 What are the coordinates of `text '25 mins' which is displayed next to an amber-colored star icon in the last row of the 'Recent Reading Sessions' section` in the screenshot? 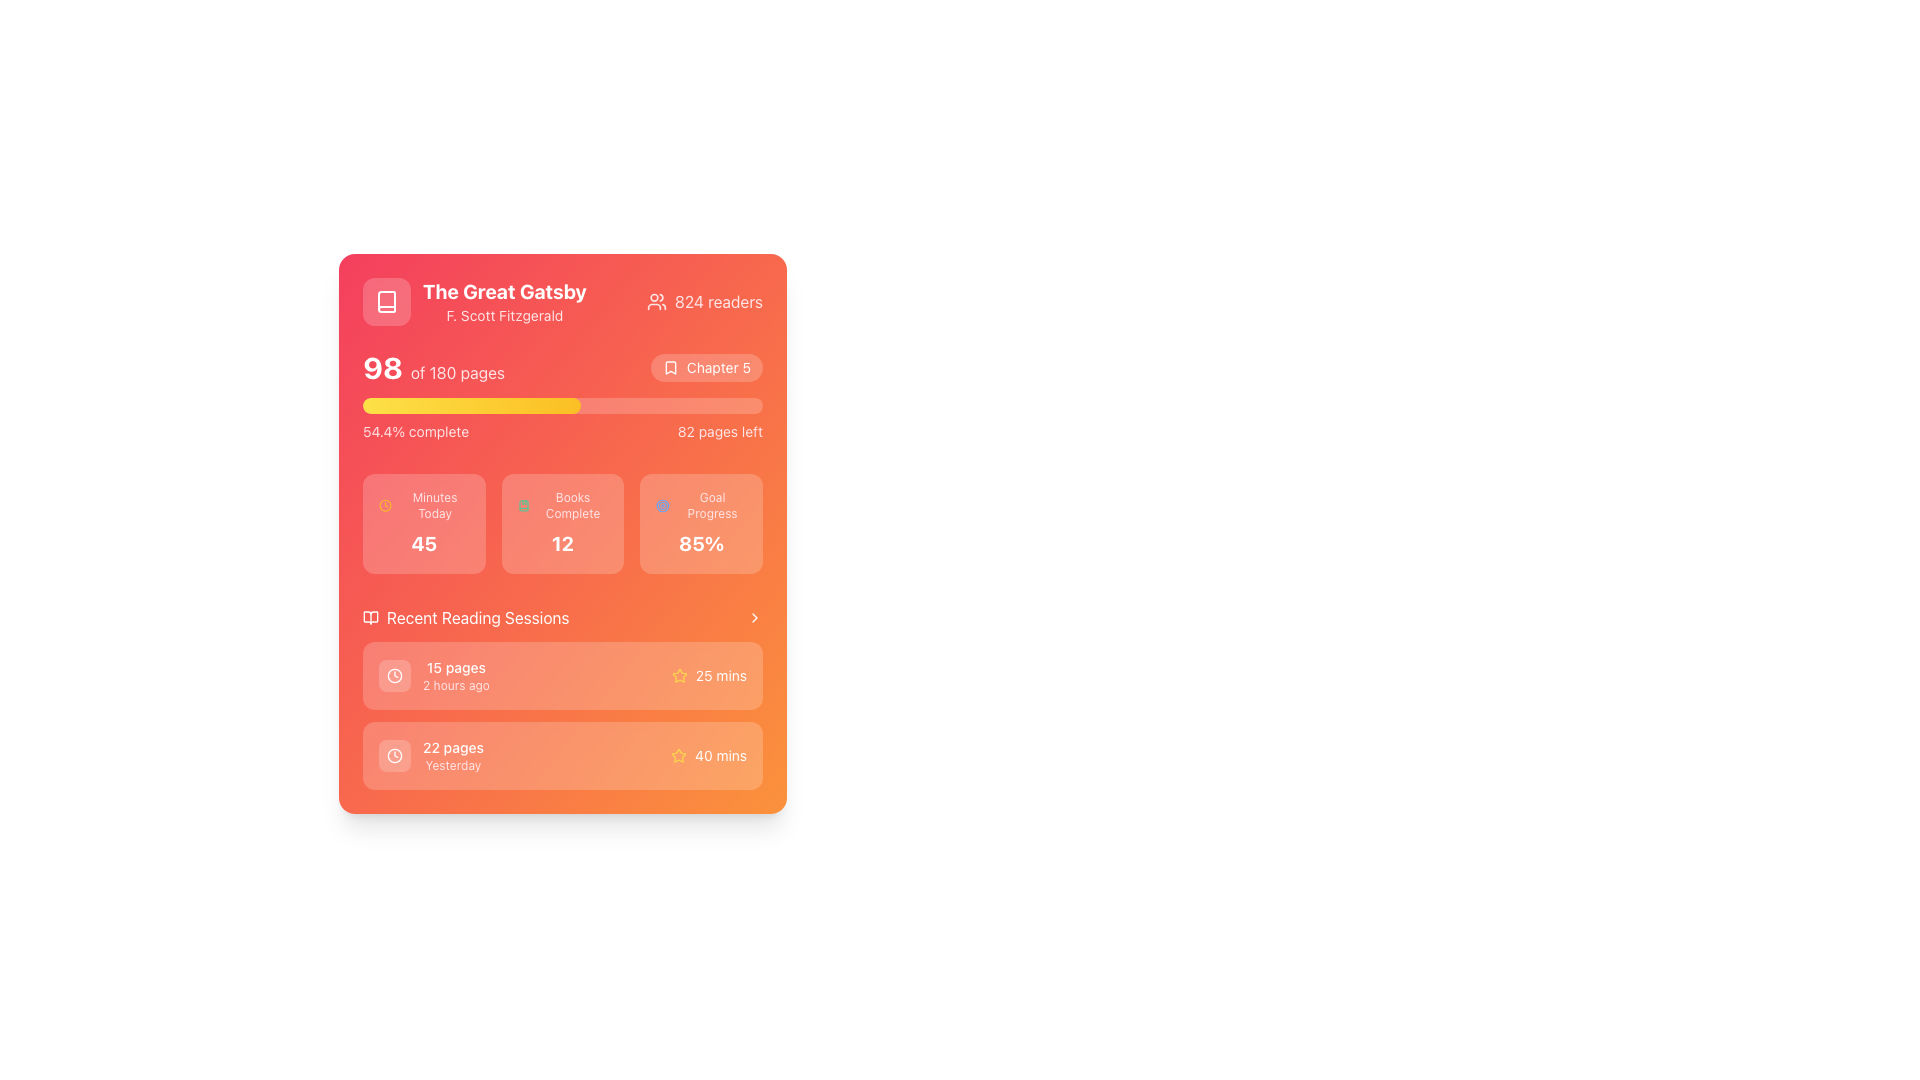 It's located at (709, 675).